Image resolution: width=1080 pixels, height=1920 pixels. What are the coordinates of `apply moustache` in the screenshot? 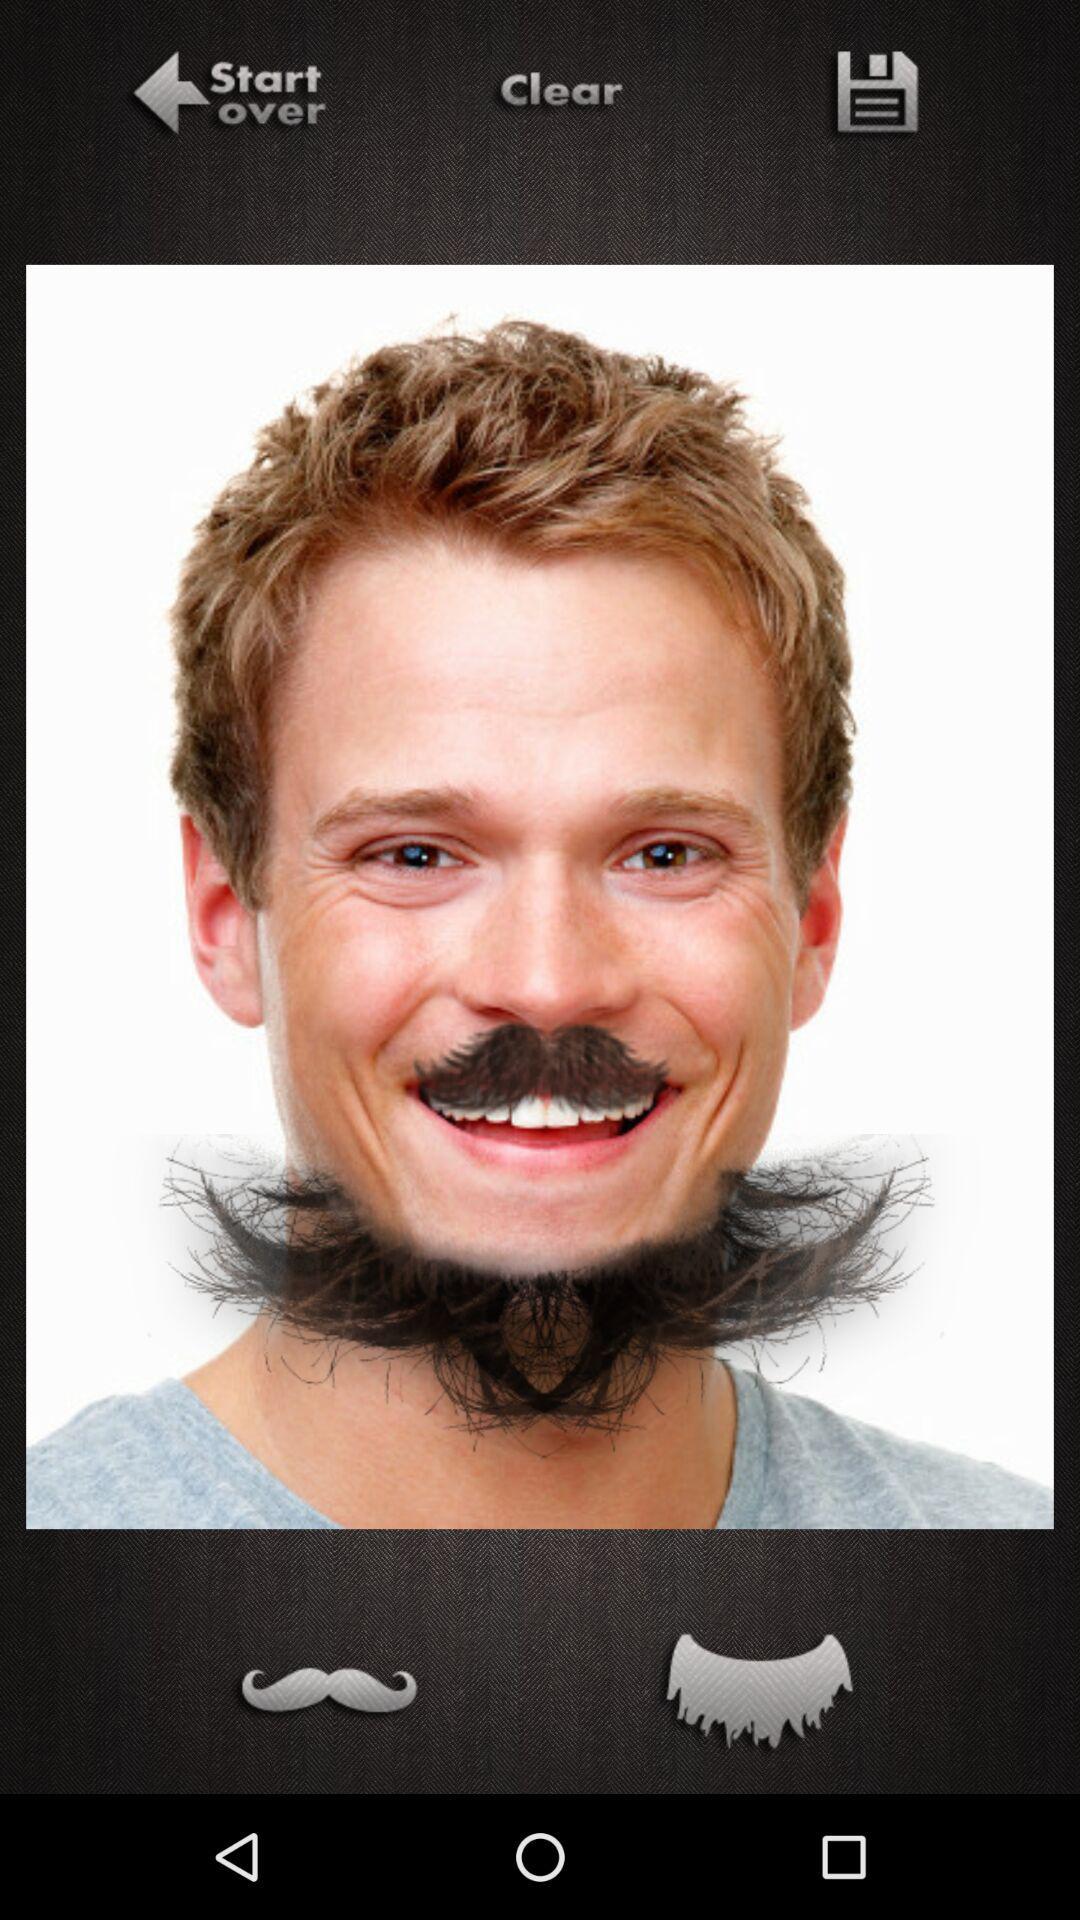 It's located at (323, 1695).